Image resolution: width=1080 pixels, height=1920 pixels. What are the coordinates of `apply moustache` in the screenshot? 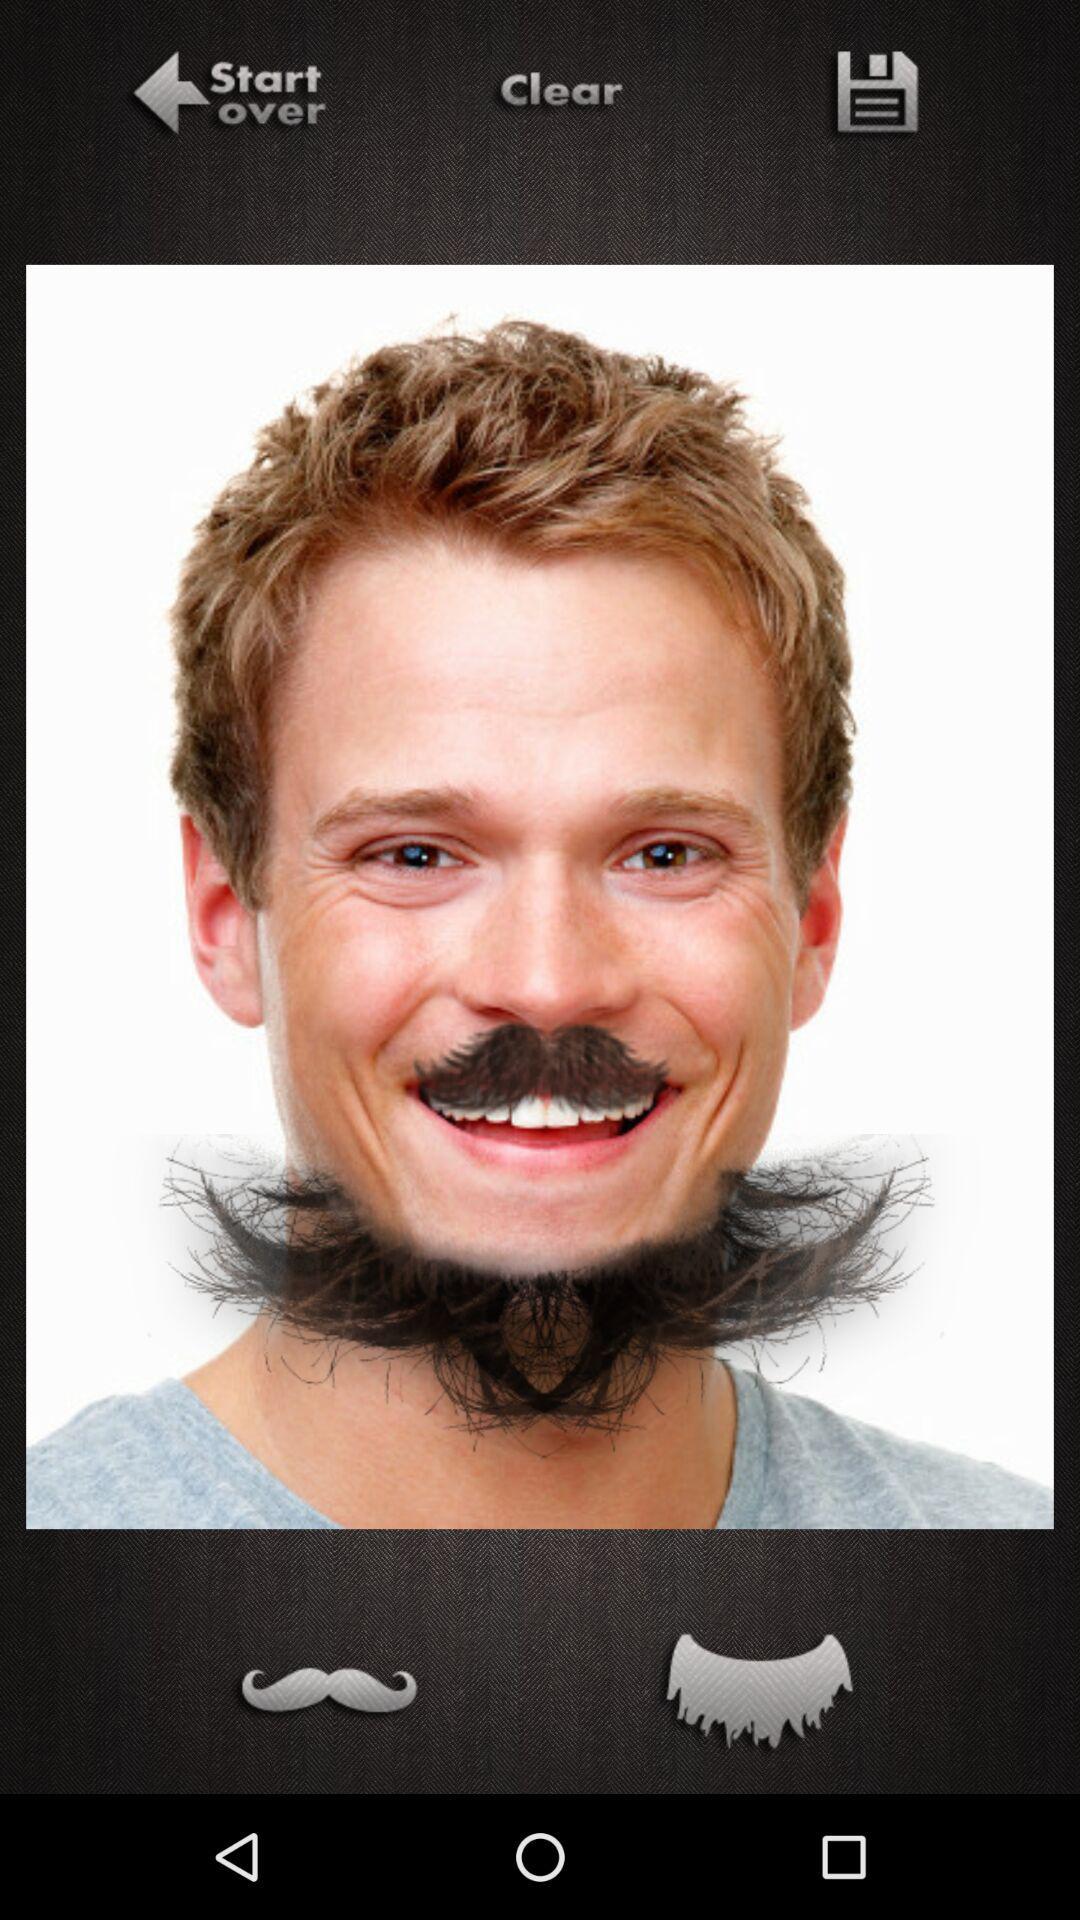 It's located at (323, 1695).